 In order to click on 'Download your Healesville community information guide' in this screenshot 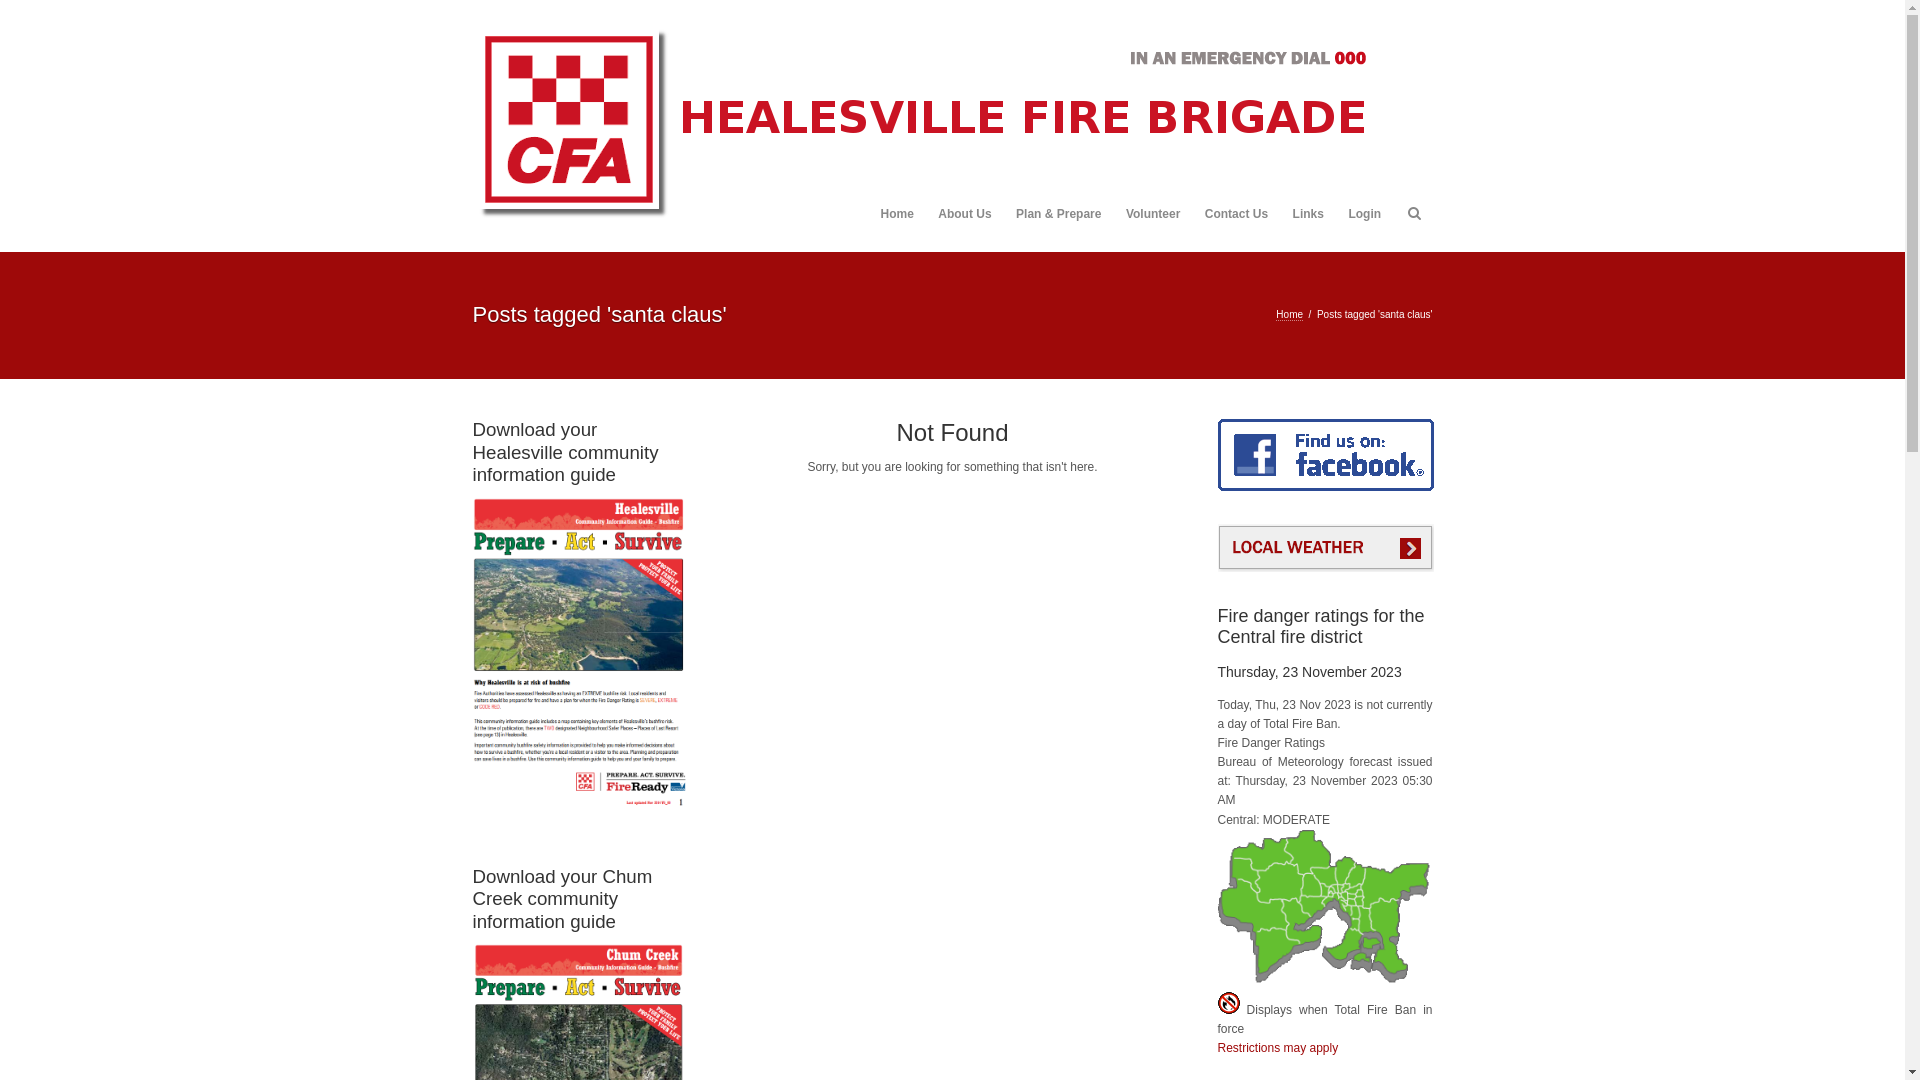, I will do `click(470, 626)`.